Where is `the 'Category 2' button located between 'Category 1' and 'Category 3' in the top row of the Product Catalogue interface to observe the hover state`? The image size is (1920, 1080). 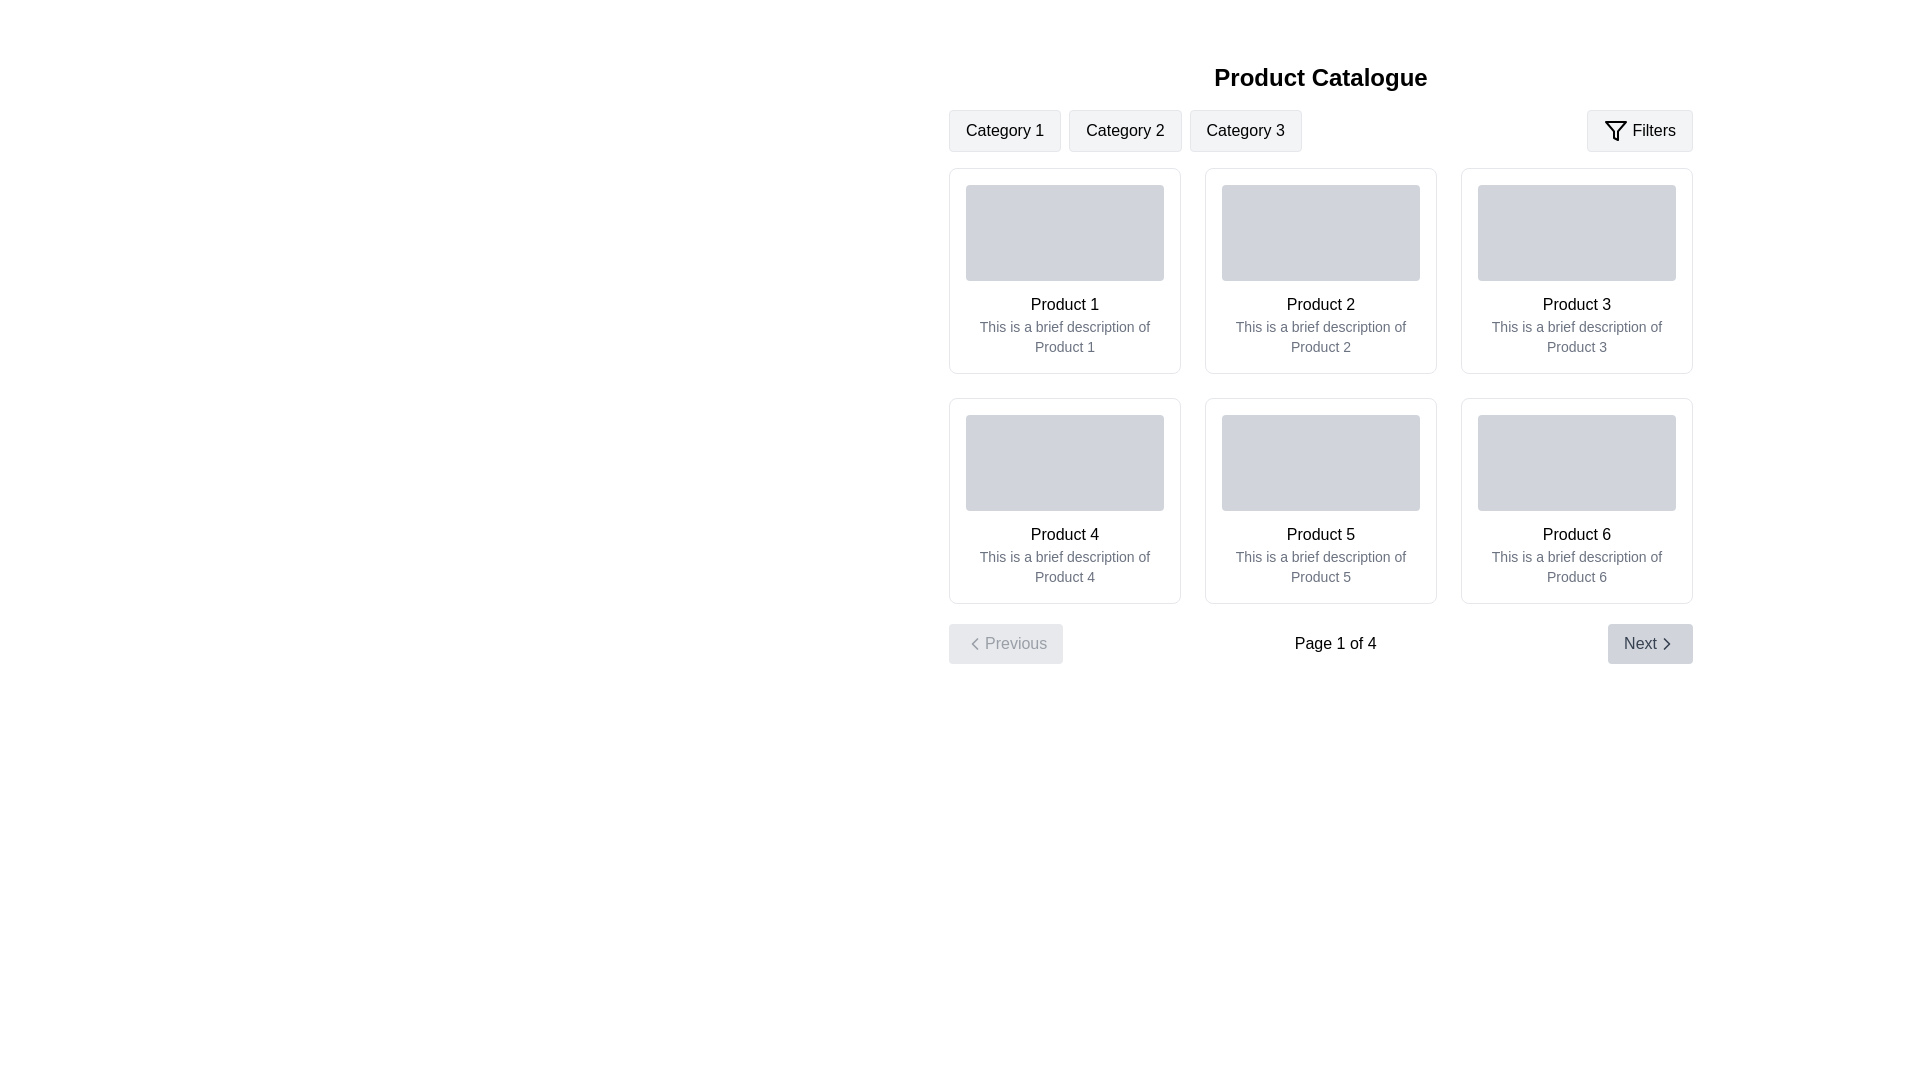 the 'Category 2' button located between 'Category 1' and 'Category 3' in the top row of the Product Catalogue interface to observe the hover state is located at coordinates (1125, 131).